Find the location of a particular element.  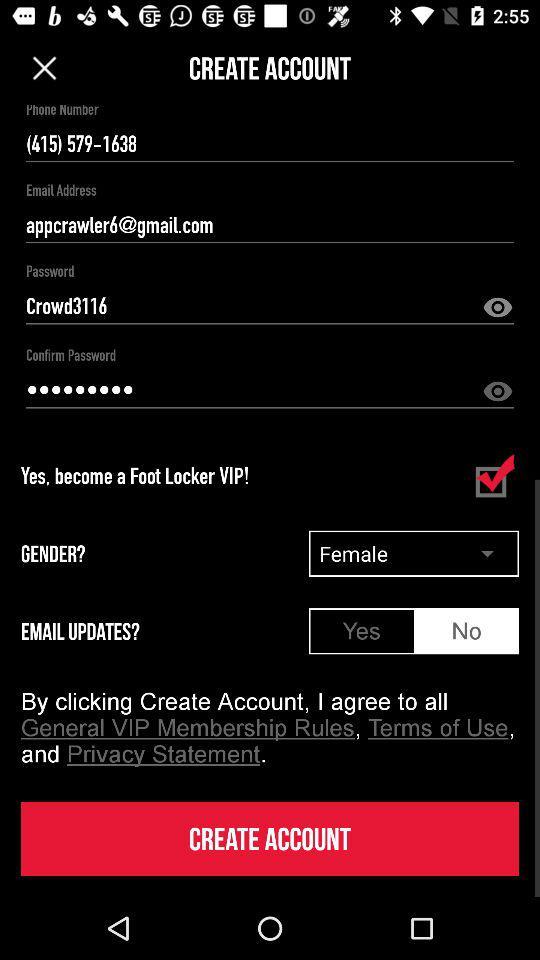

reveal password is located at coordinates (496, 391).